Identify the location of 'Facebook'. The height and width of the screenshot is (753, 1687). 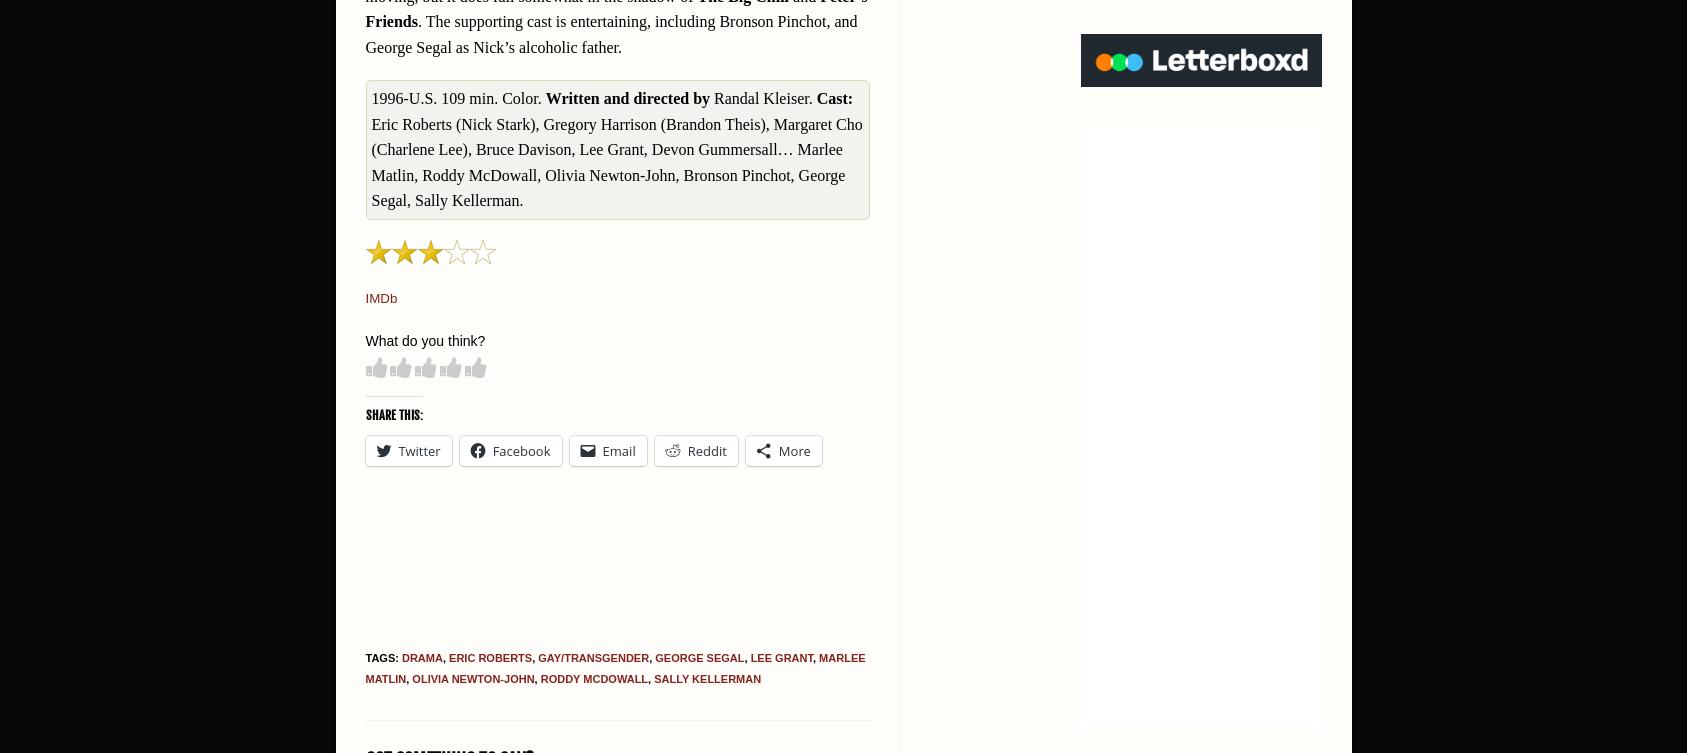
(519, 448).